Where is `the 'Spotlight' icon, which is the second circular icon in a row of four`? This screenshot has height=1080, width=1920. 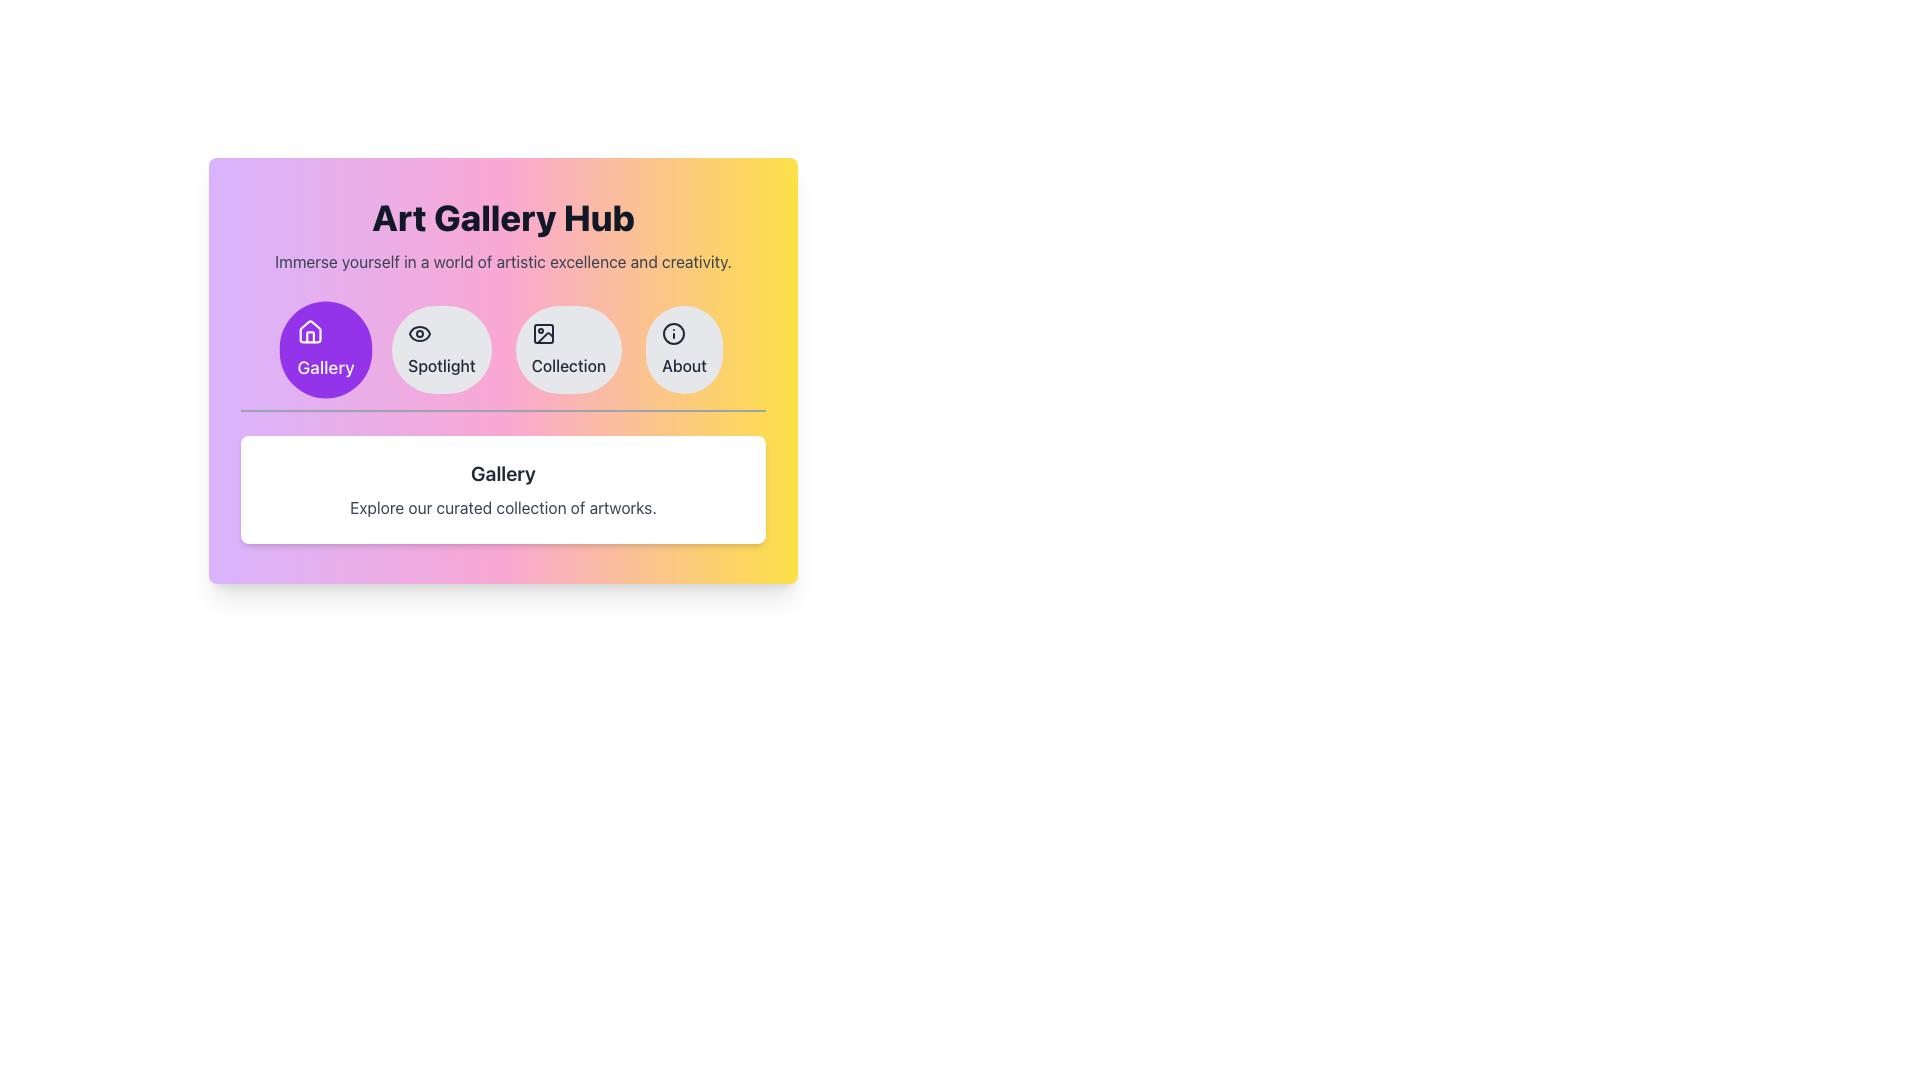
the 'Spotlight' icon, which is the second circular icon in a row of four is located at coordinates (419, 333).